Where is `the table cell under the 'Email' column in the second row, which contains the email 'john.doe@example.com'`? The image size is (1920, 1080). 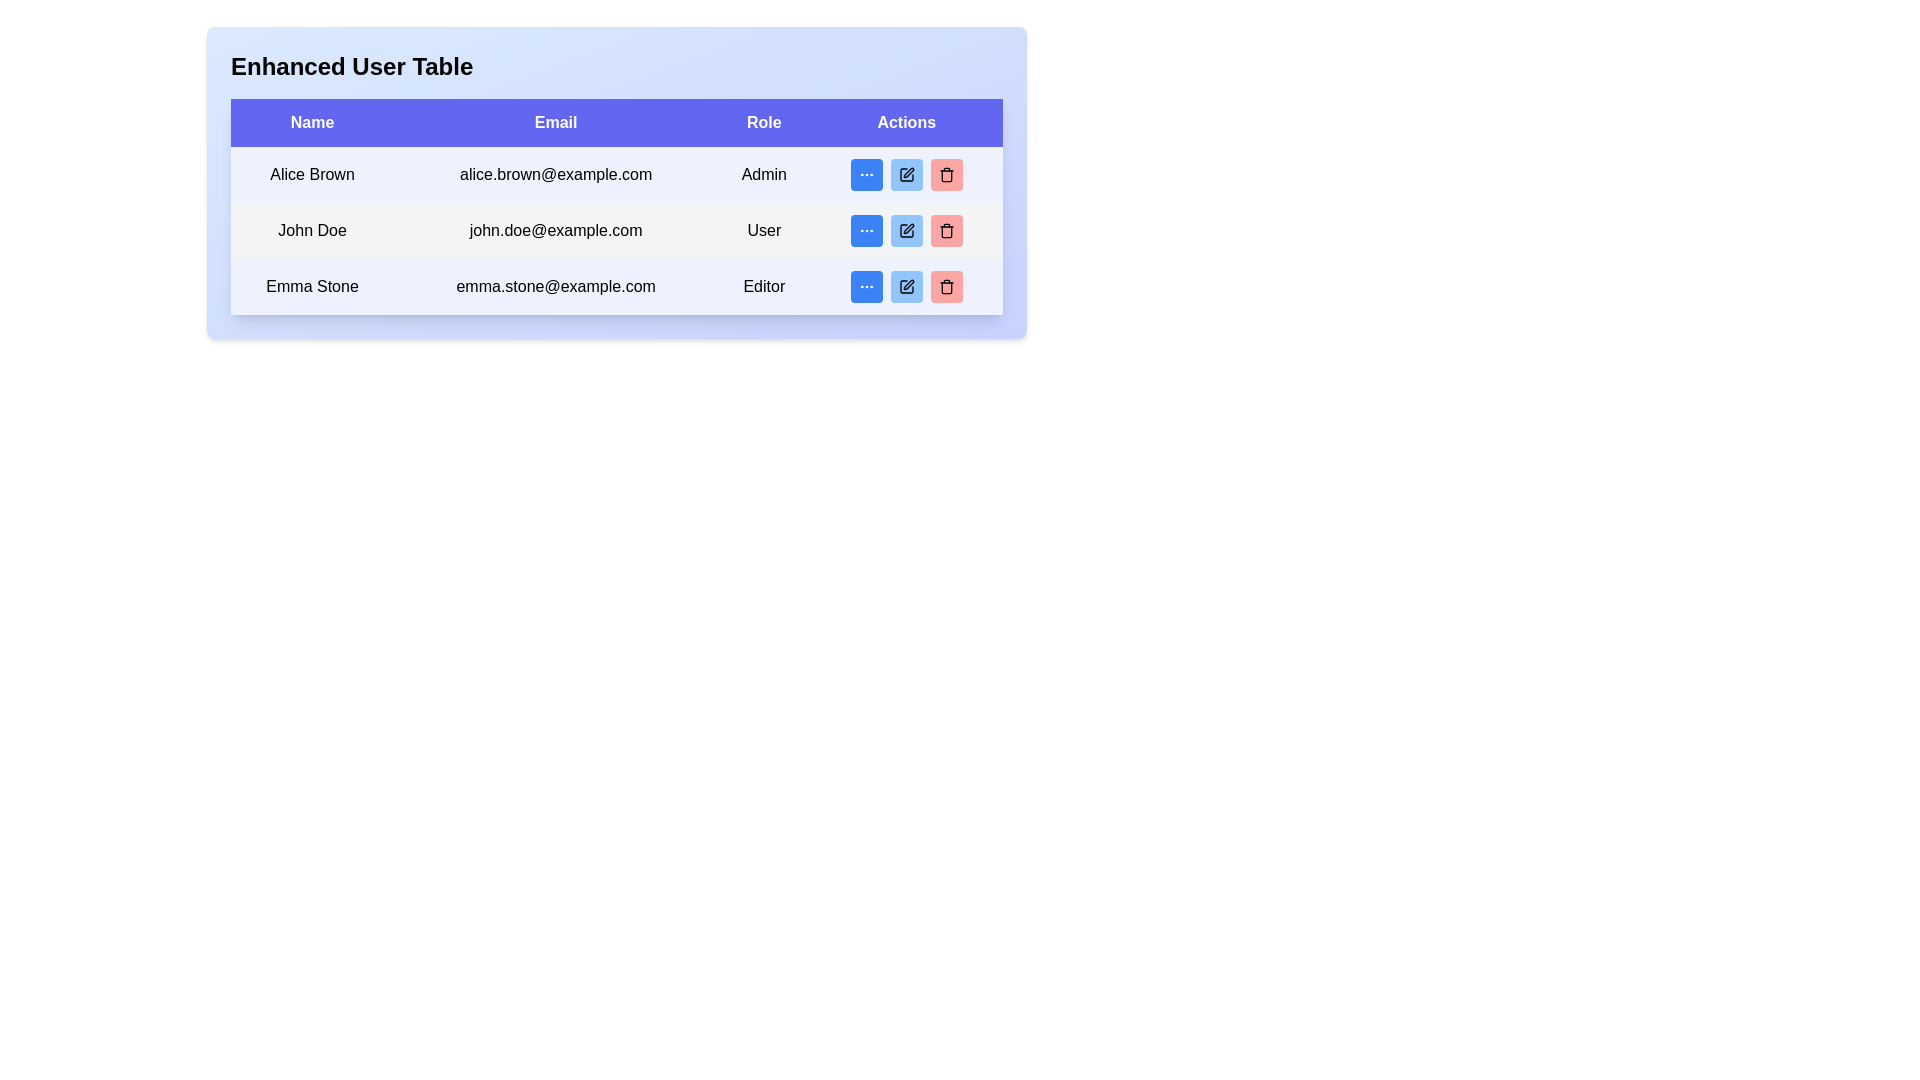 the table cell under the 'Email' column in the second row, which contains the email 'john.doe@example.com' is located at coordinates (616, 207).